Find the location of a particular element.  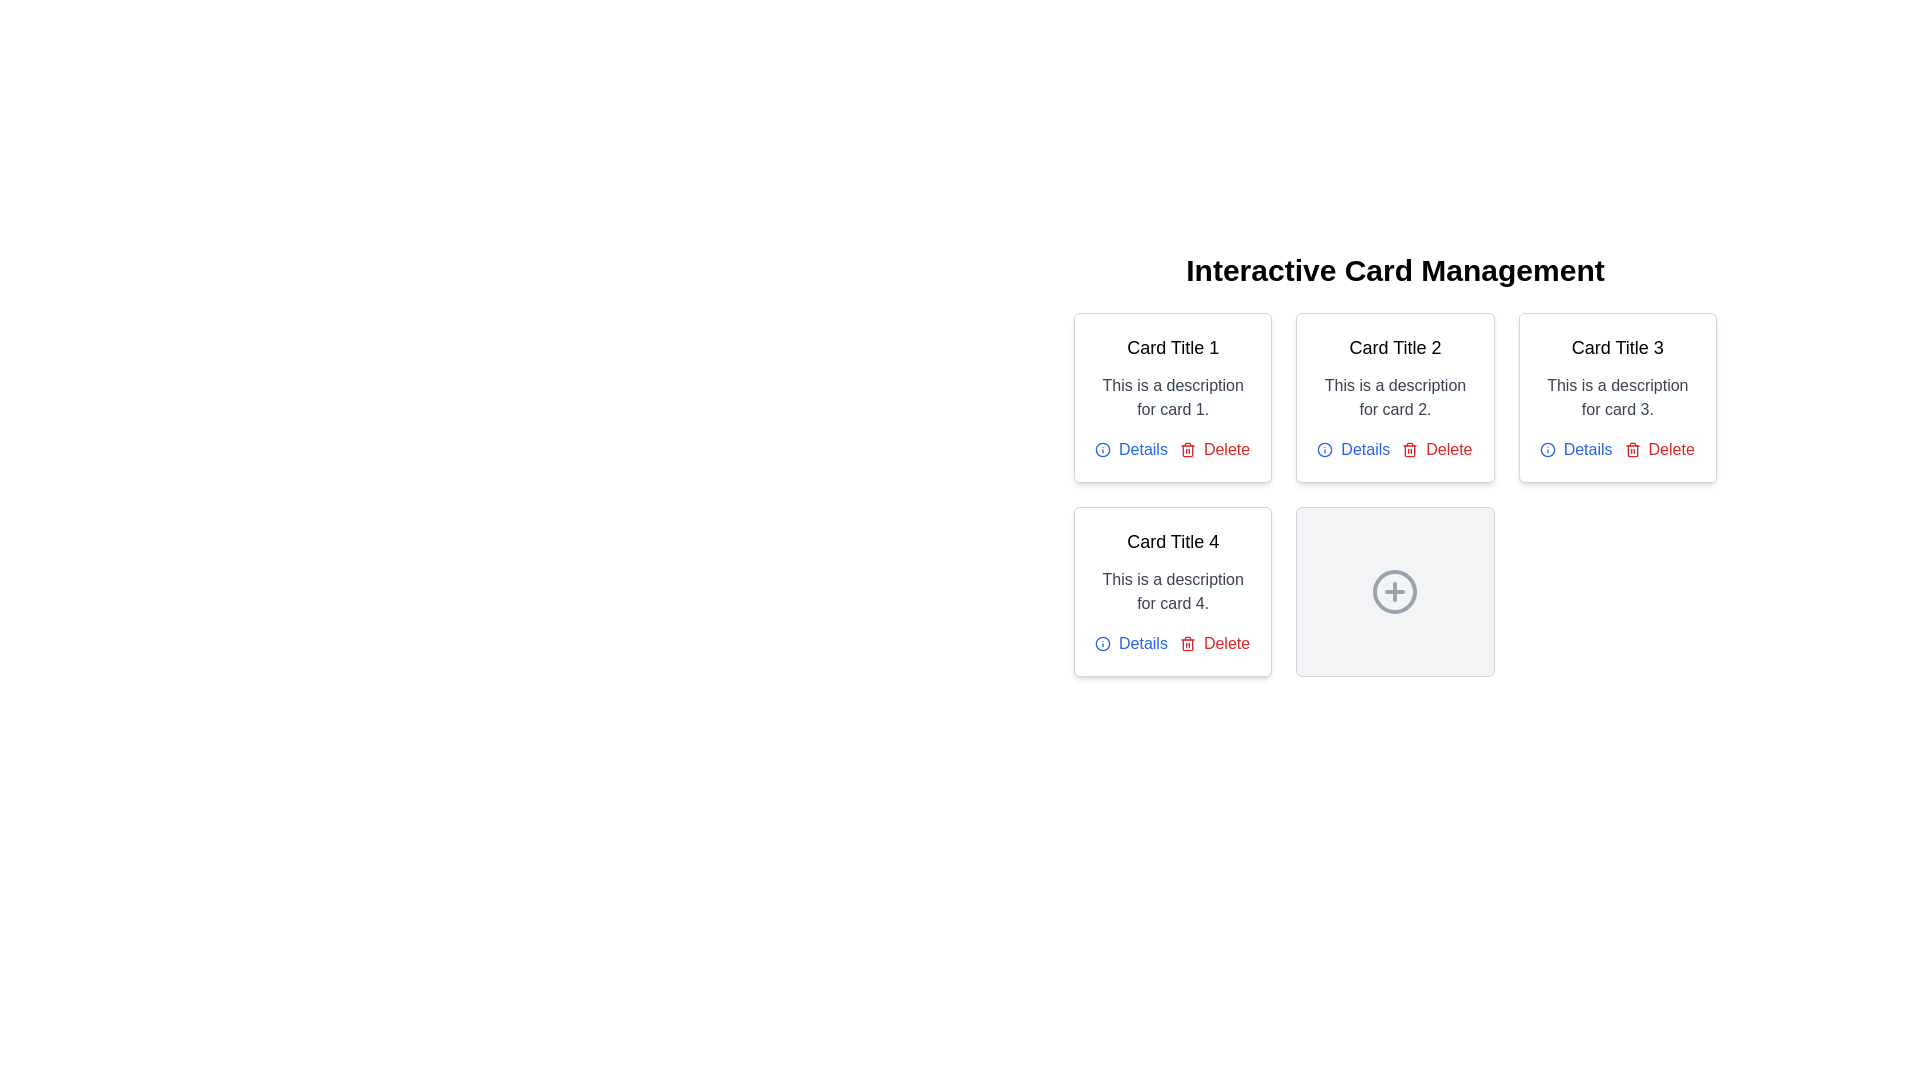

the 'Details' icon located to the left of the text within the clickable link at the bottom-left corner of 'Card Title 4' is located at coordinates (1325, 450).